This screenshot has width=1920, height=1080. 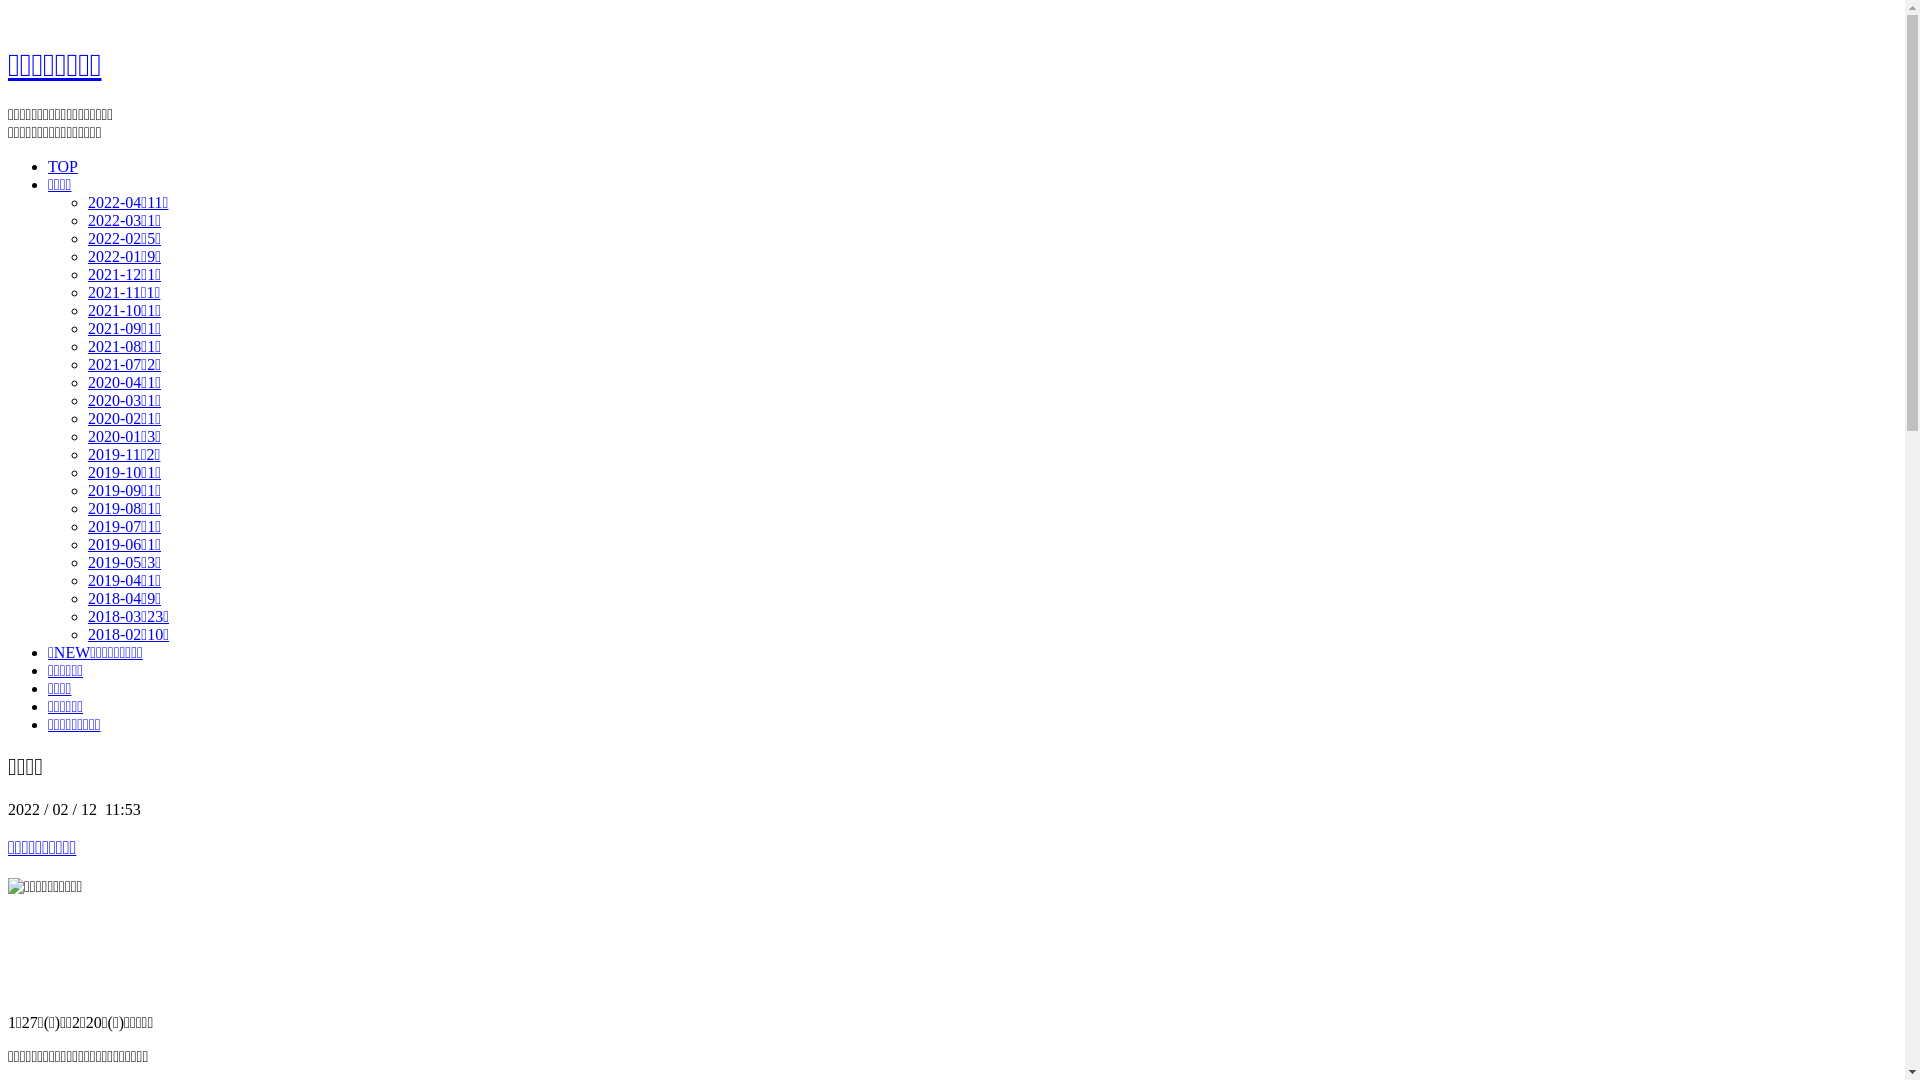 What do you see at coordinates (62, 165) in the screenshot?
I see `'TOP'` at bounding box center [62, 165].